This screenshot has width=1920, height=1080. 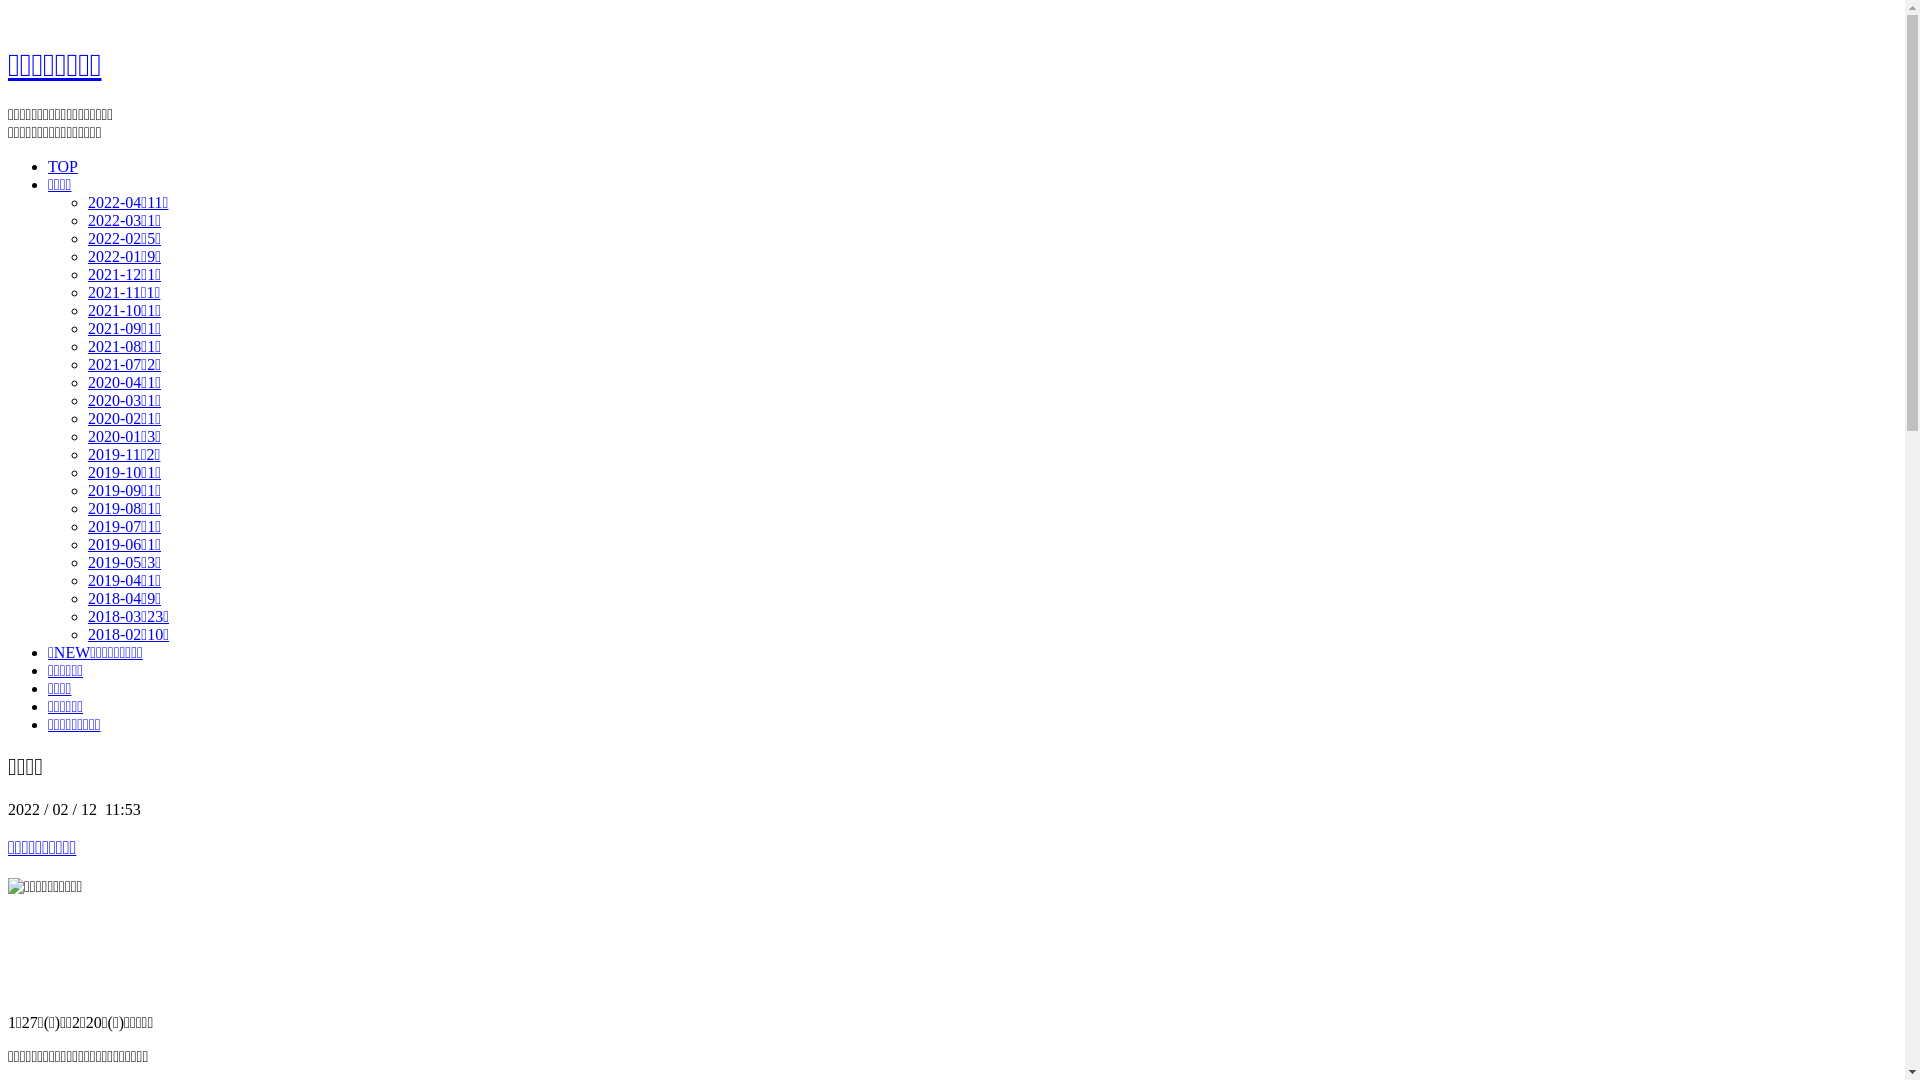 What do you see at coordinates (62, 165) in the screenshot?
I see `'TOP'` at bounding box center [62, 165].